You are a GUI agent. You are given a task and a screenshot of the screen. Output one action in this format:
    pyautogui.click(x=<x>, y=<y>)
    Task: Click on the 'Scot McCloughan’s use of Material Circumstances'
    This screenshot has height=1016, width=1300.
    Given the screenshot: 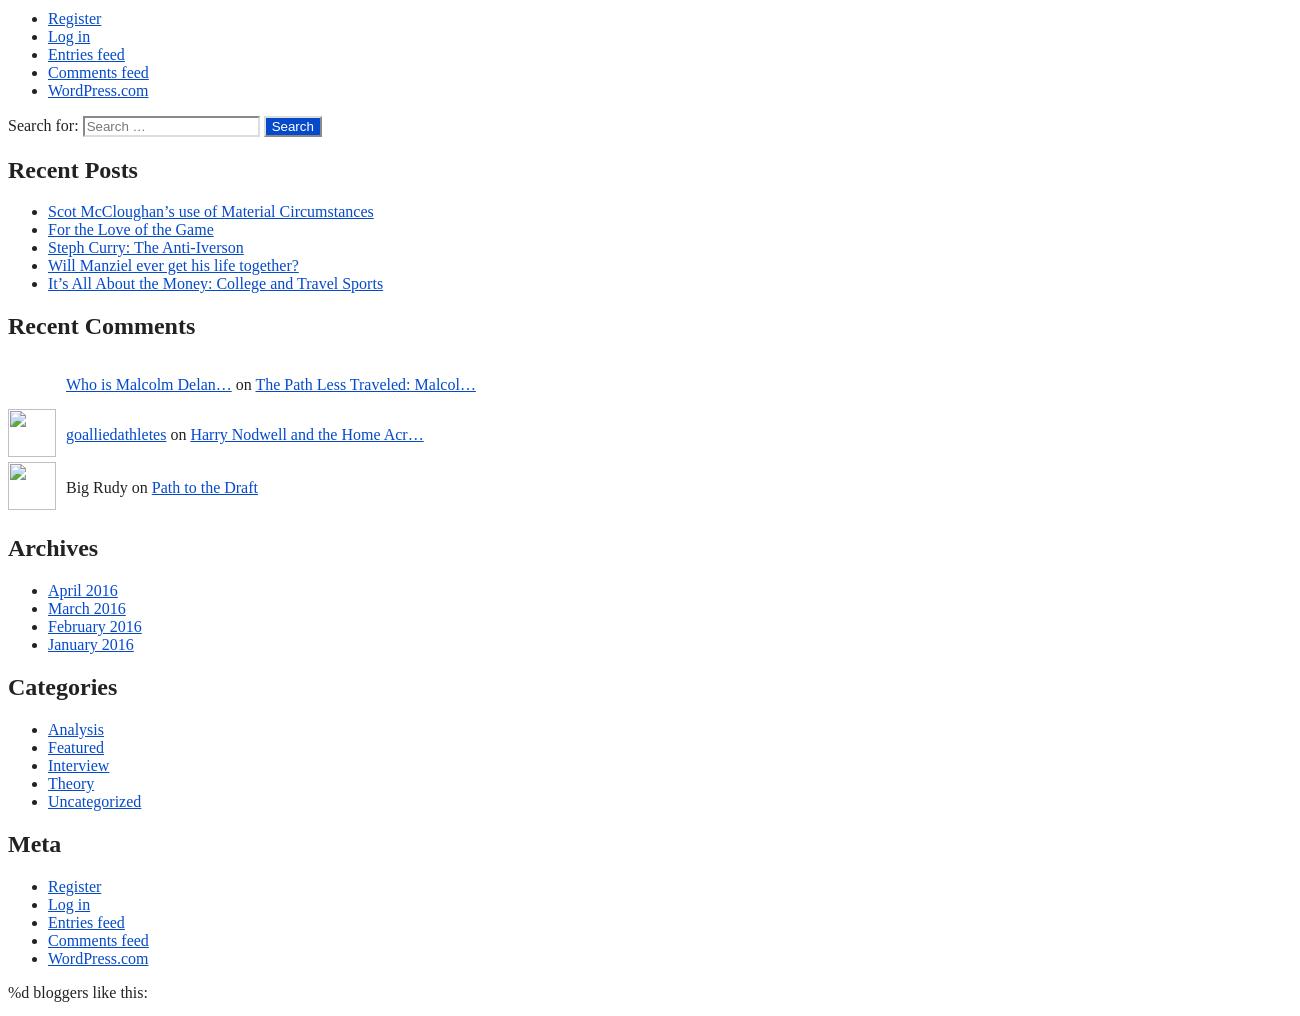 What is the action you would take?
    pyautogui.click(x=210, y=211)
    